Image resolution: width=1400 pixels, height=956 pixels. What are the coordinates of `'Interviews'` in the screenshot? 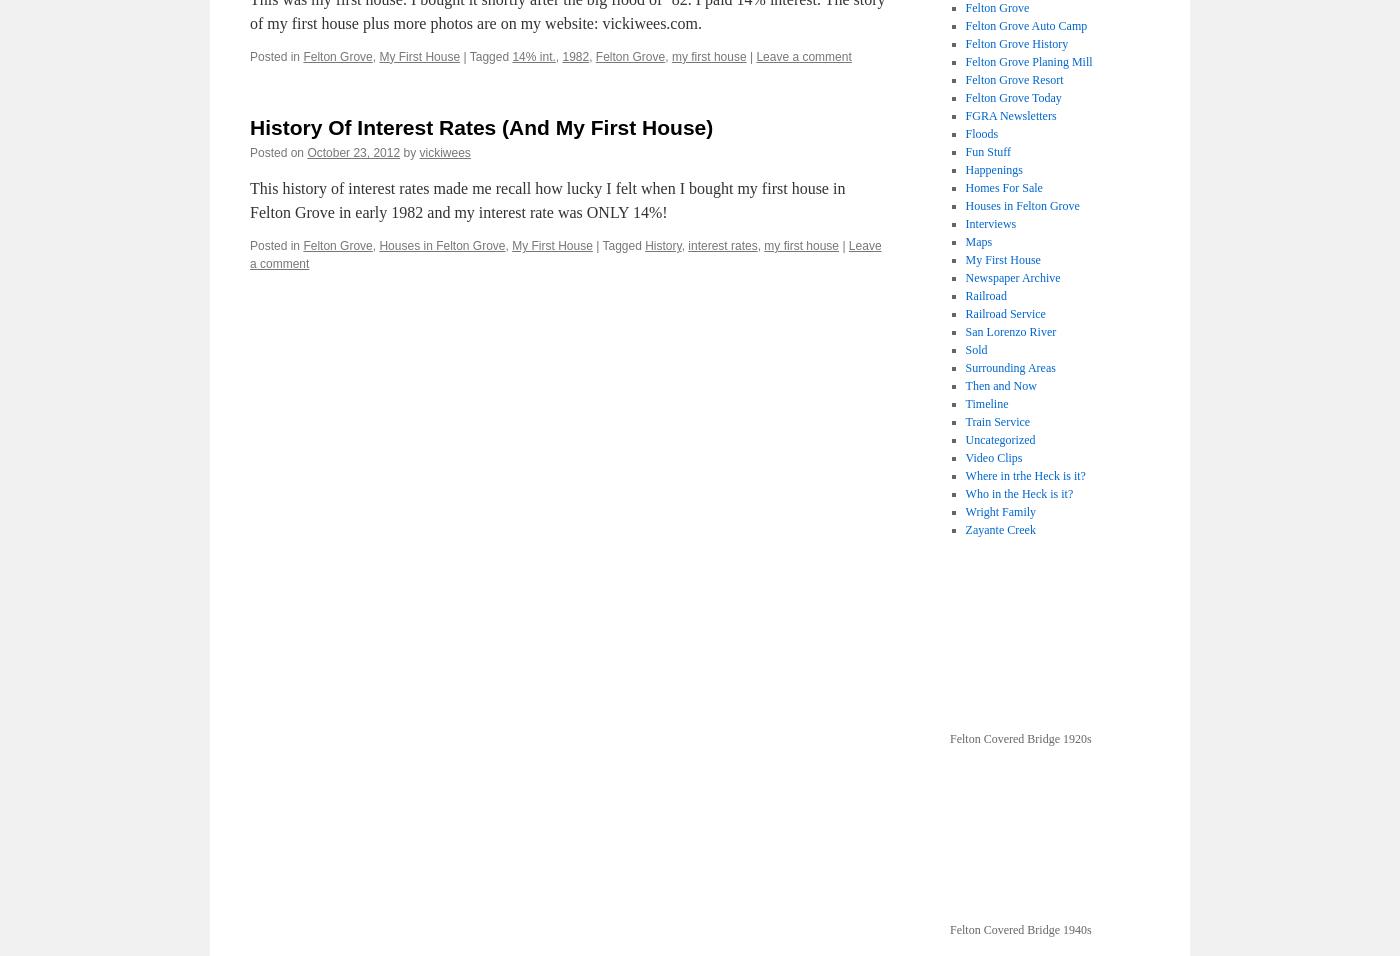 It's located at (990, 223).